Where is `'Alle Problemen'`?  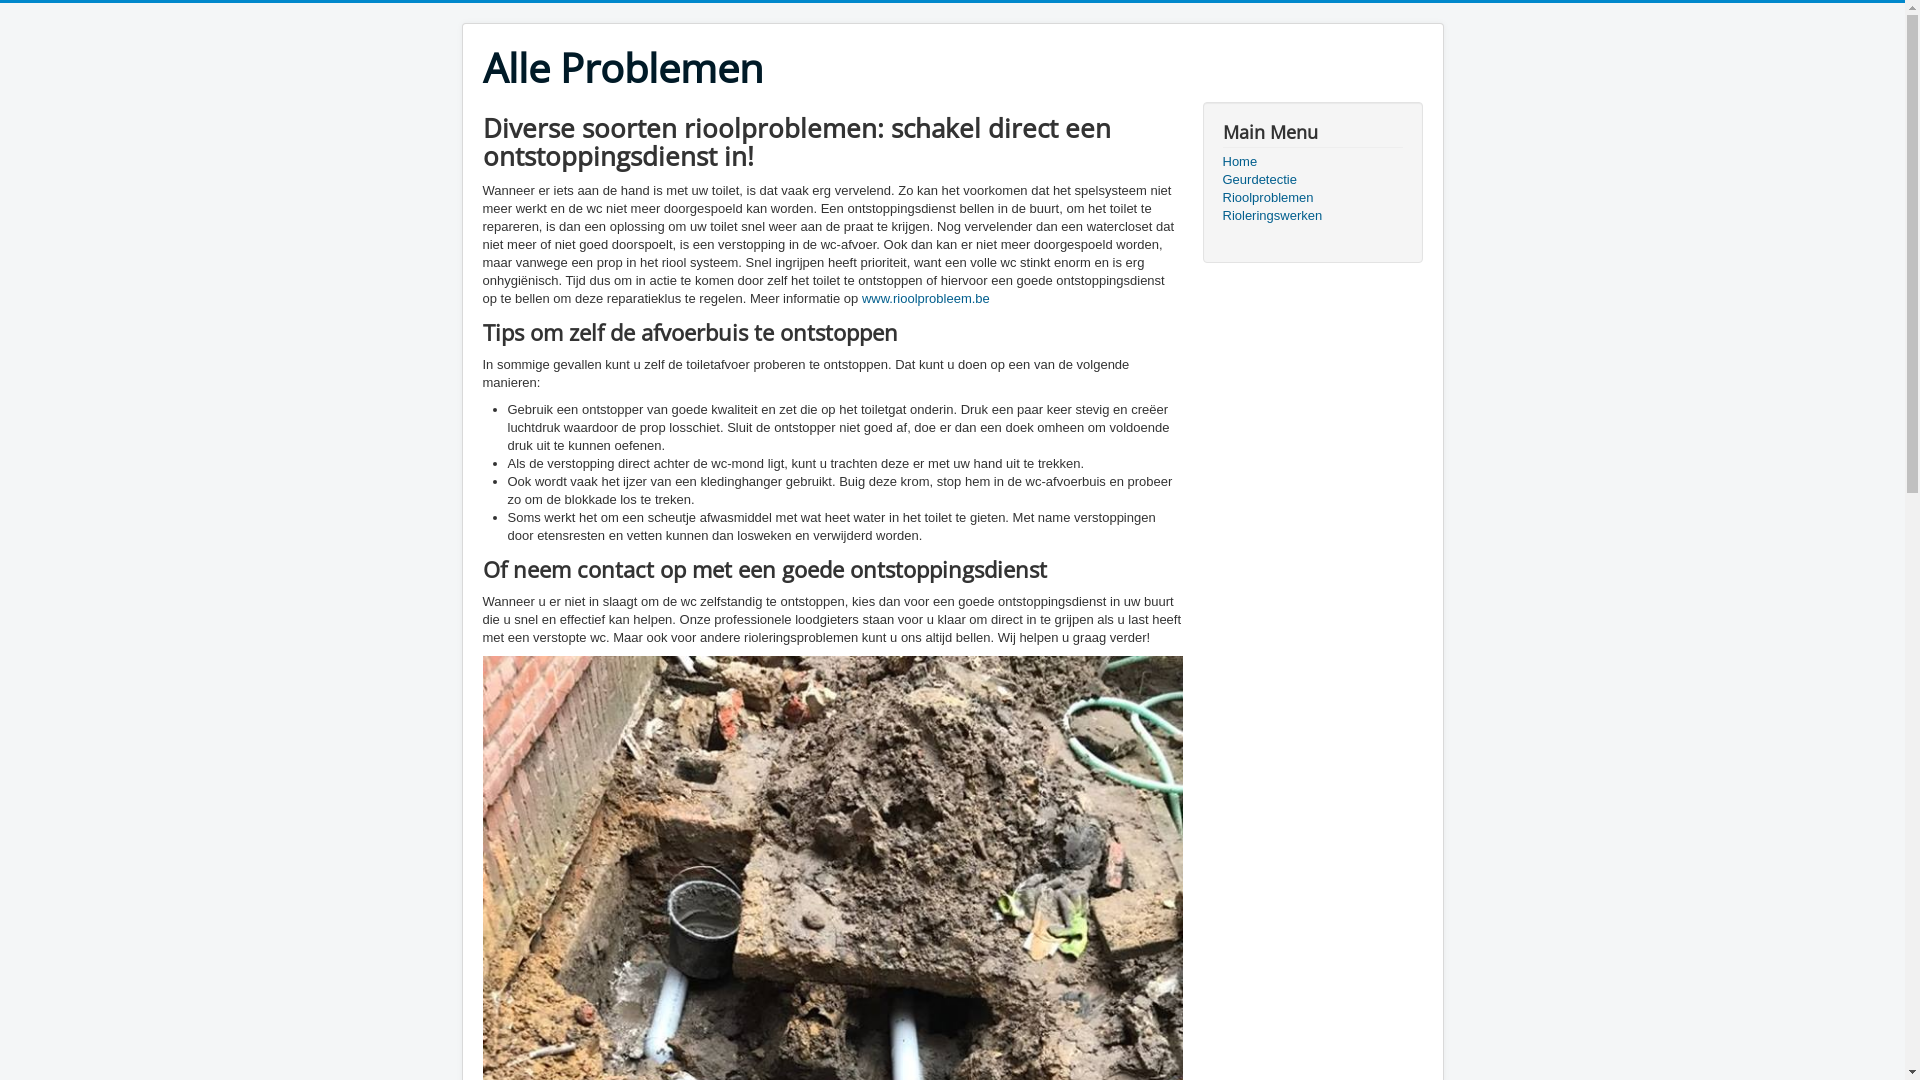
'Alle Problemen' is located at coordinates (621, 67).